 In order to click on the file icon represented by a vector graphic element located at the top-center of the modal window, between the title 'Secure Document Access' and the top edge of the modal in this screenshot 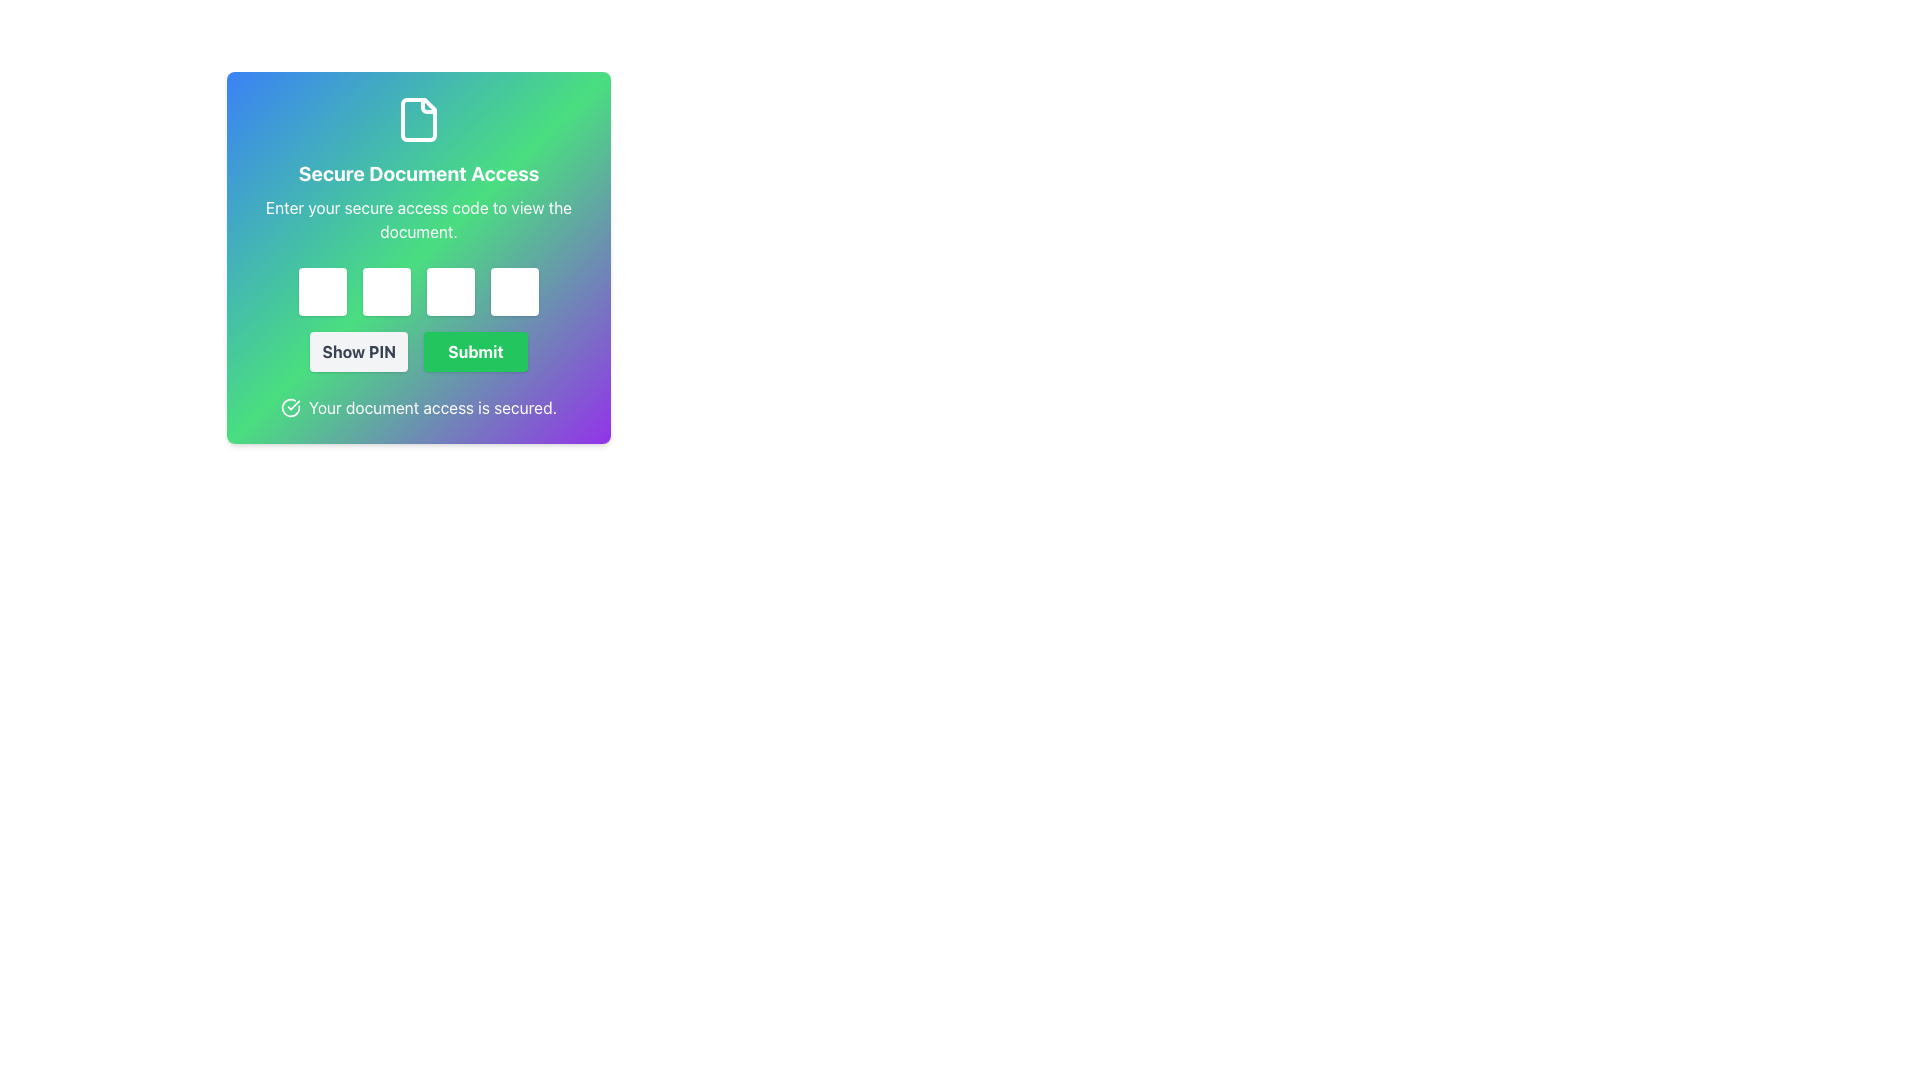, I will do `click(417, 119)`.